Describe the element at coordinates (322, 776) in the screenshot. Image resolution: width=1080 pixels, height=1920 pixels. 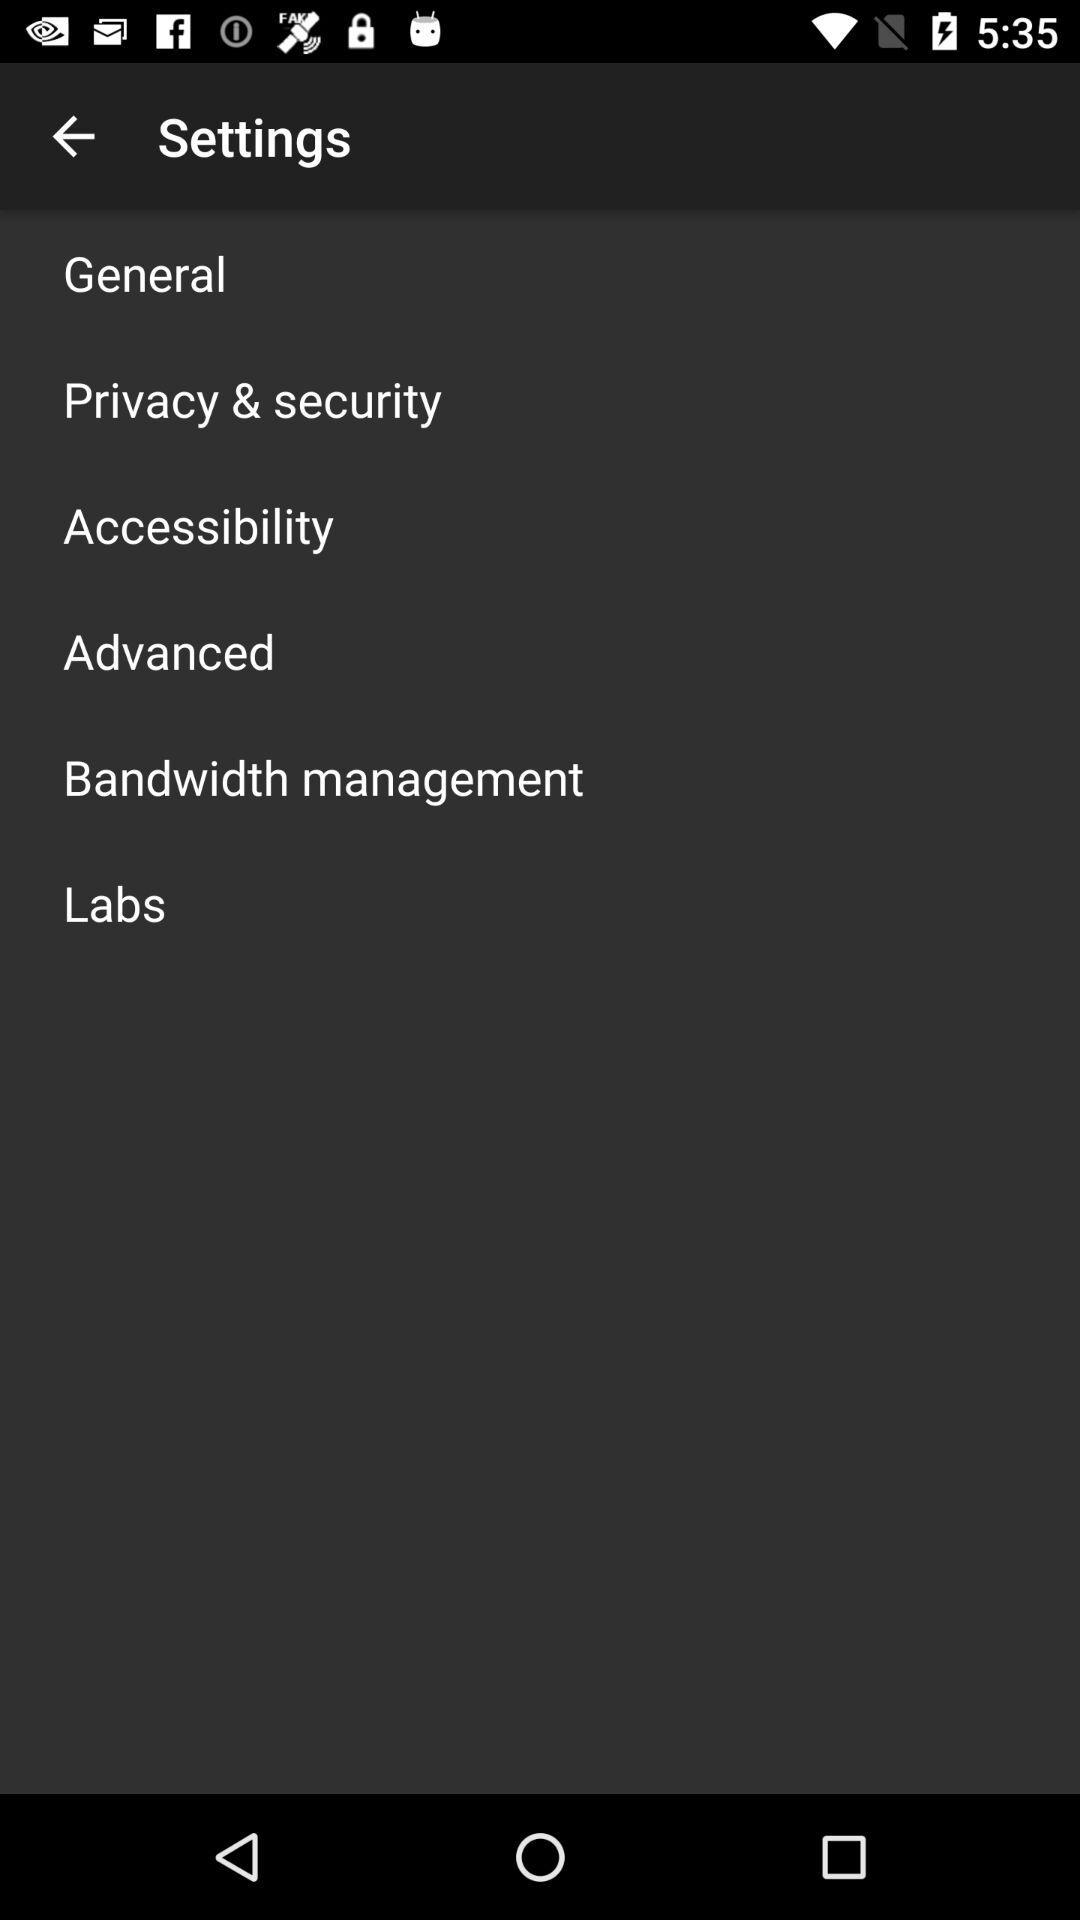
I see `the bandwidth management icon` at that location.